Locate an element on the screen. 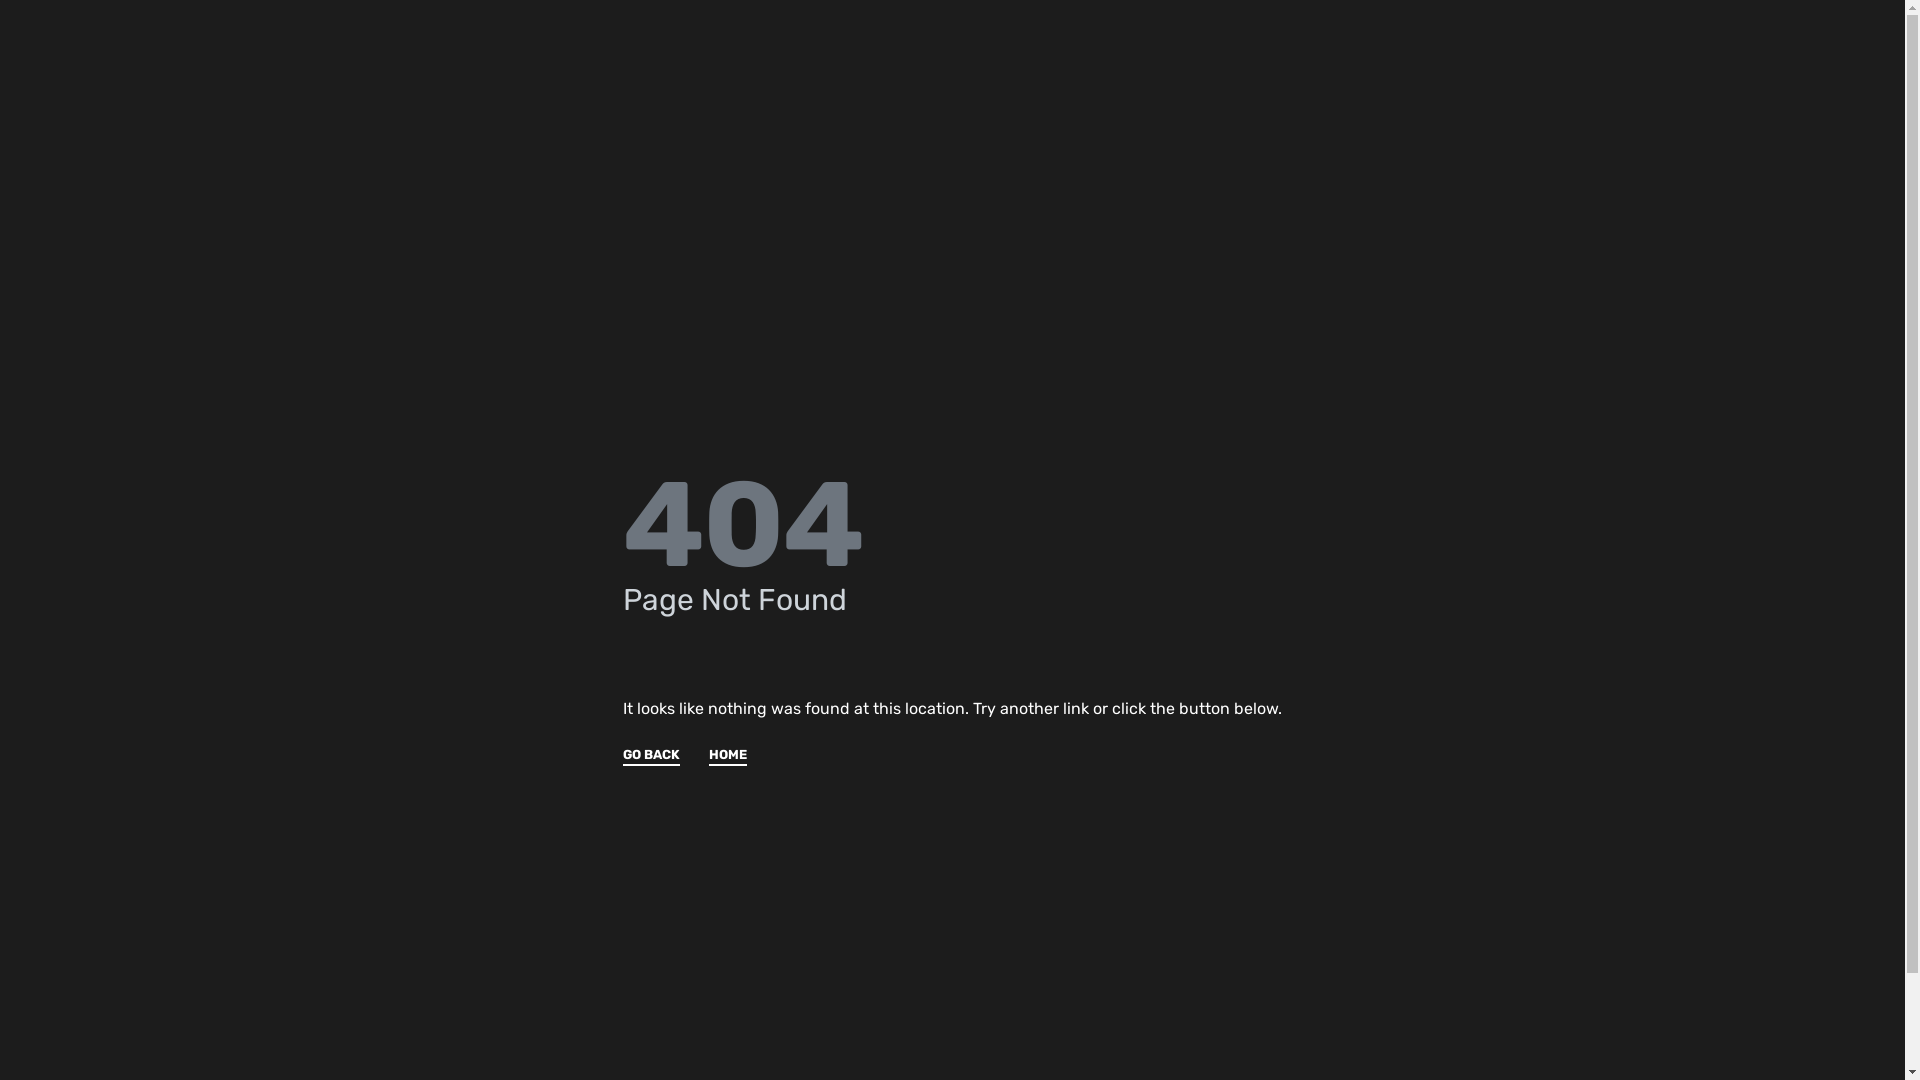 The width and height of the screenshot is (1920, 1080). 'GO BACK' is located at coordinates (622, 756).